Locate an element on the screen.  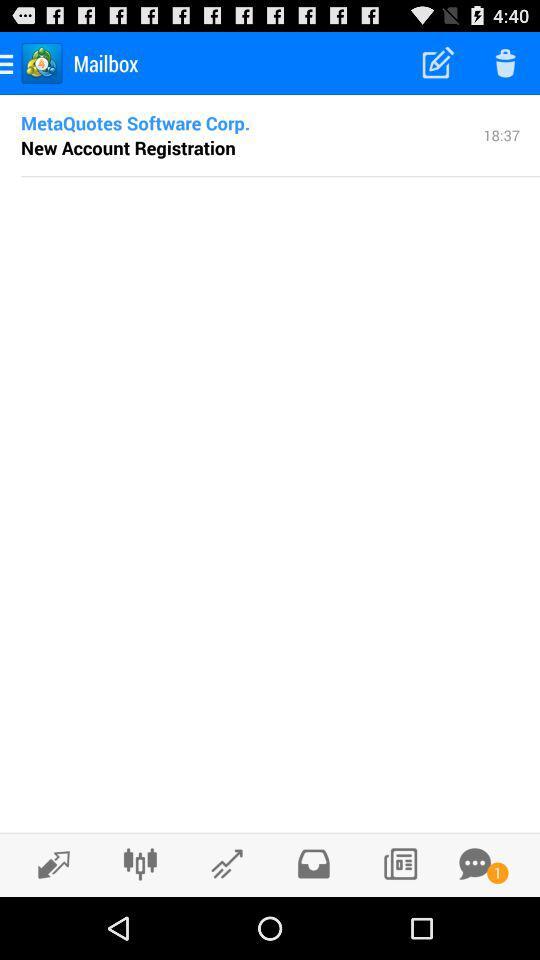
message is located at coordinates (474, 863).